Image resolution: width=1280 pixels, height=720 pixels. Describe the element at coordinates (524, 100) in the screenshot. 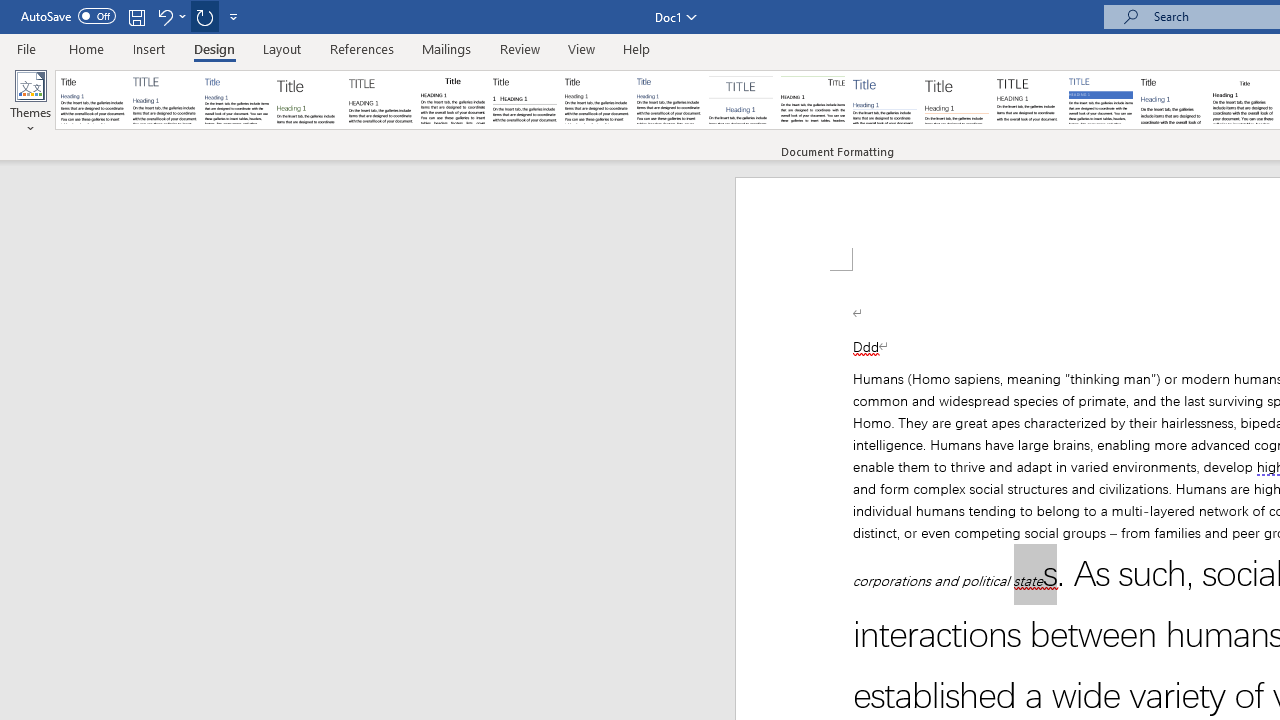

I see `'Black & White (Numbered)'` at that location.